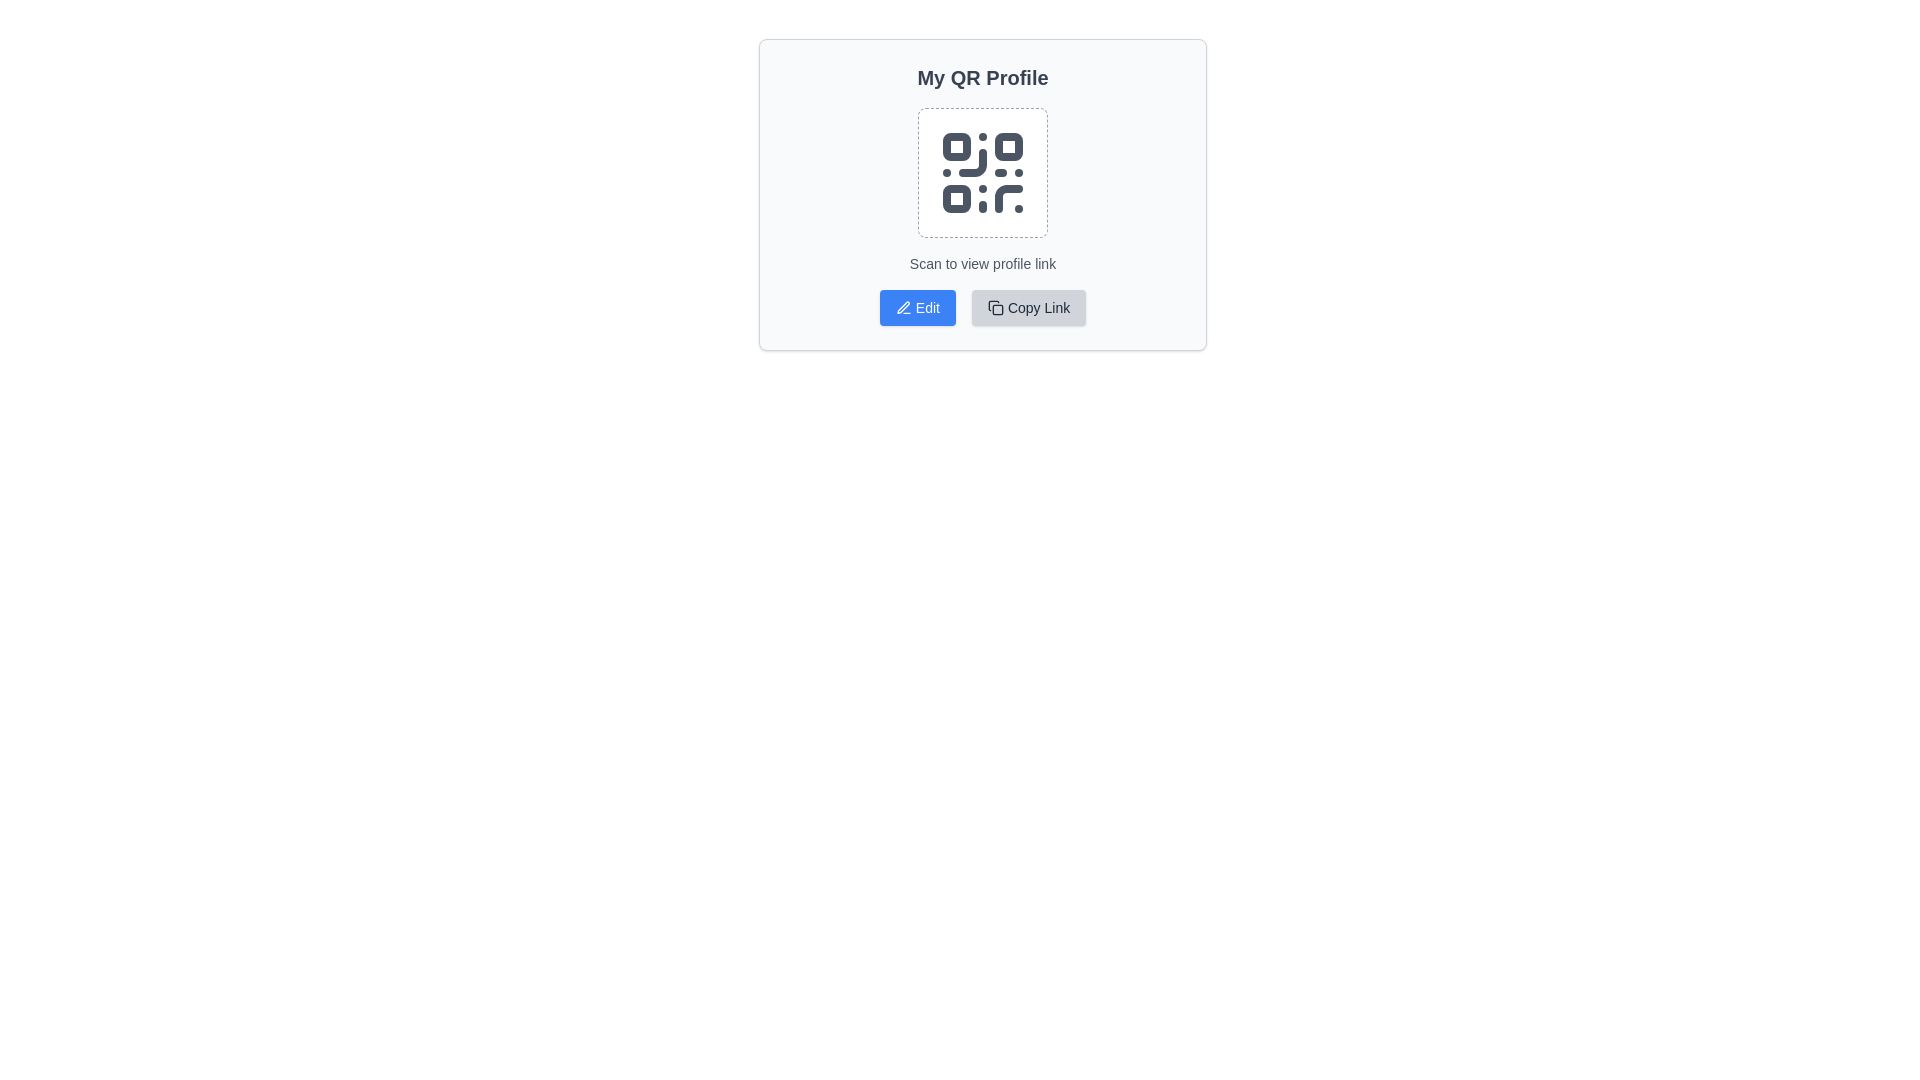 The image size is (1920, 1080). I want to click on the 'Copy Link' button, which is the second button with a light gray background and a duplicate-sheet icon to the left of the text, so click(1029, 308).